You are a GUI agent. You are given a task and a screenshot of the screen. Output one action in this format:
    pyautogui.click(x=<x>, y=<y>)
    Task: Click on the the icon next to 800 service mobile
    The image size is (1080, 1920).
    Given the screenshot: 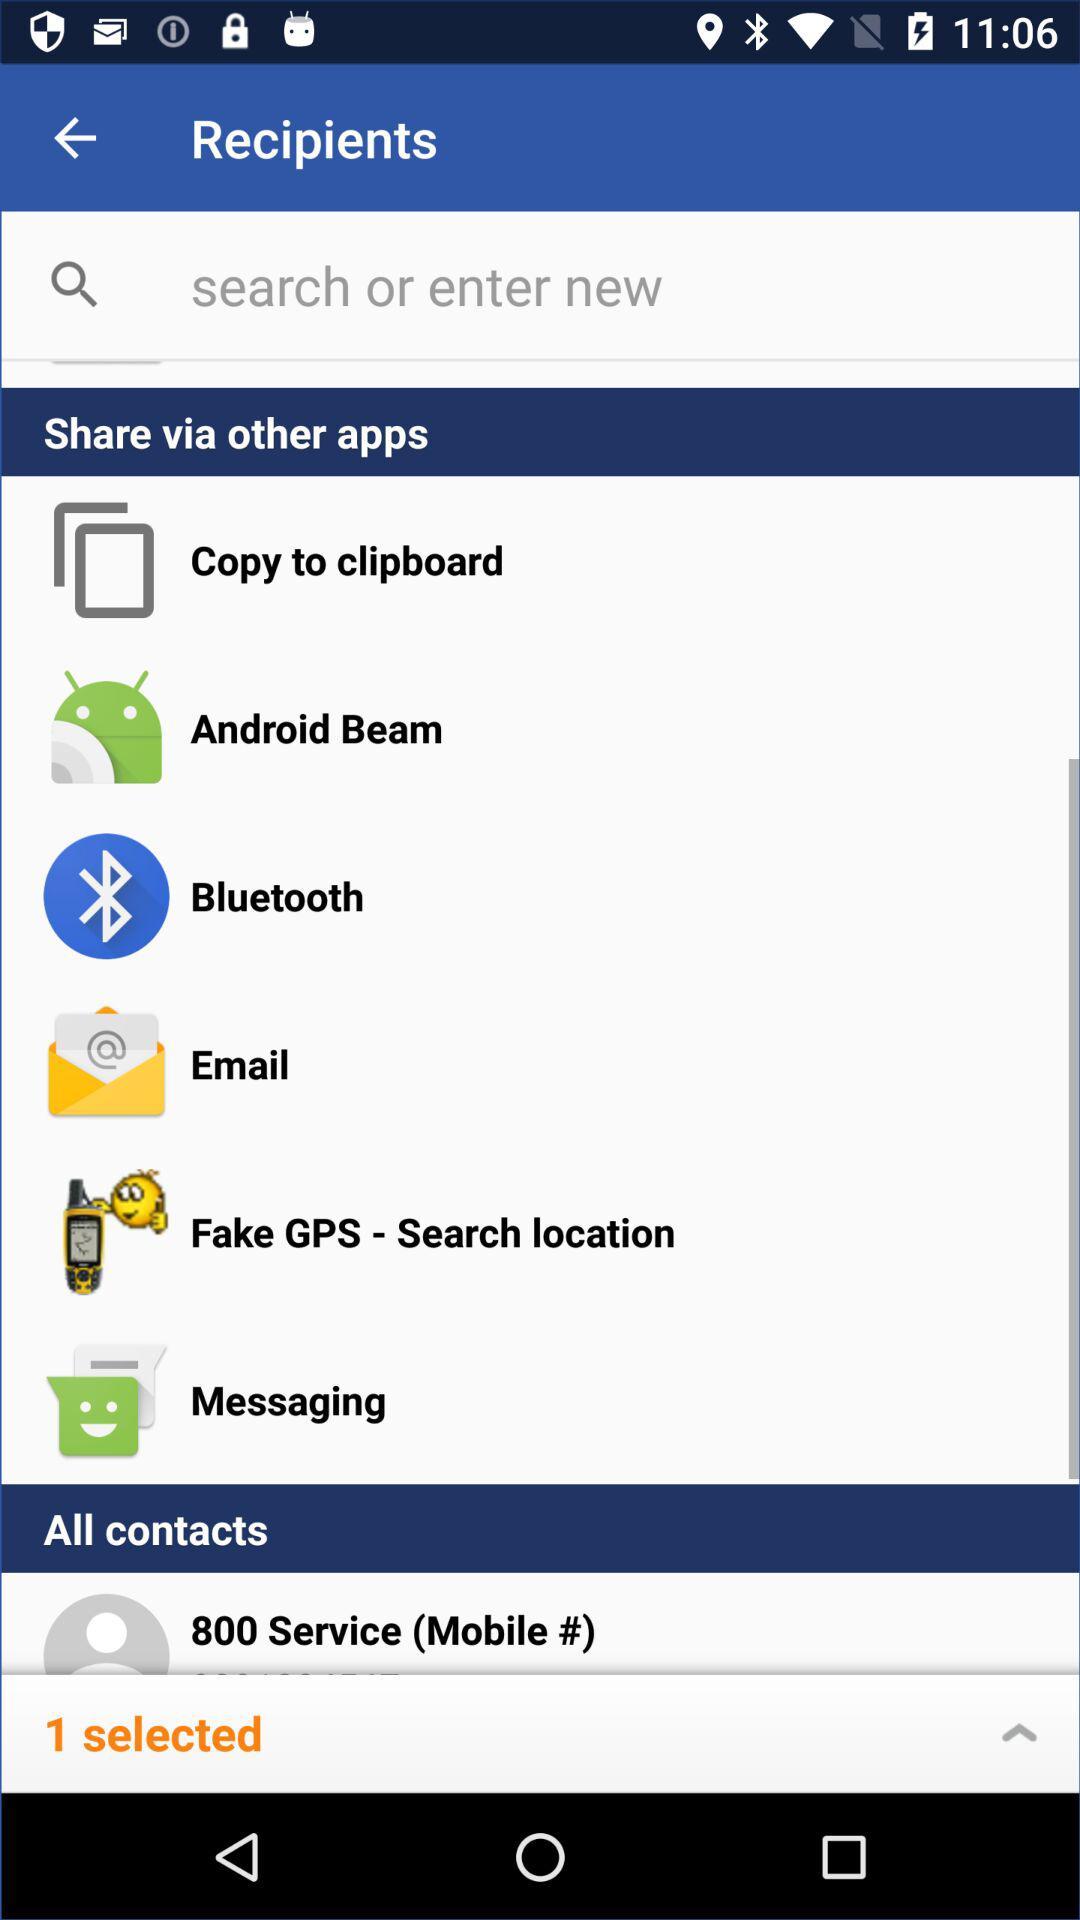 What is the action you would take?
    pyautogui.click(x=107, y=1609)
    